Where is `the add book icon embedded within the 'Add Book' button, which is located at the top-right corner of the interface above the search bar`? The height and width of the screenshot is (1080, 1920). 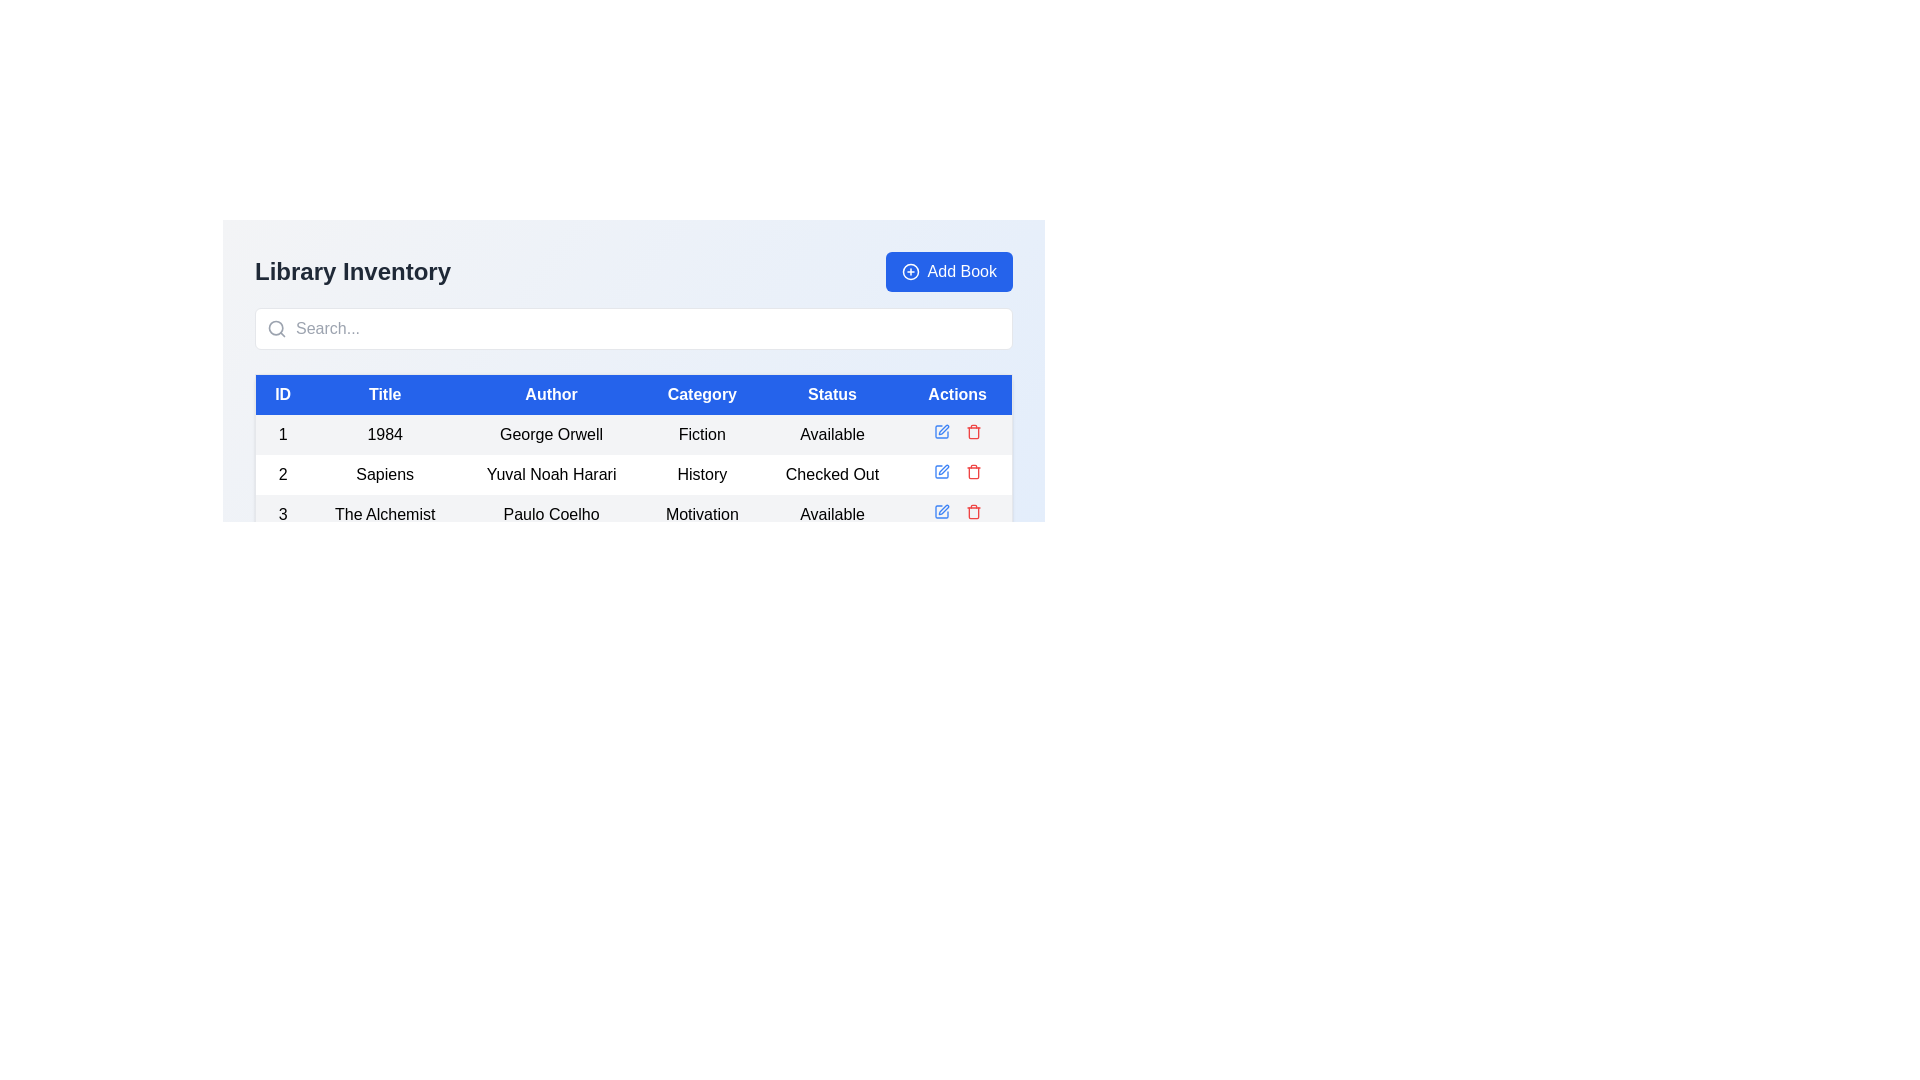
the add book icon embedded within the 'Add Book' button, which is located at the top-right corner of the interface above the search bar is located at coordinates (909, 272).